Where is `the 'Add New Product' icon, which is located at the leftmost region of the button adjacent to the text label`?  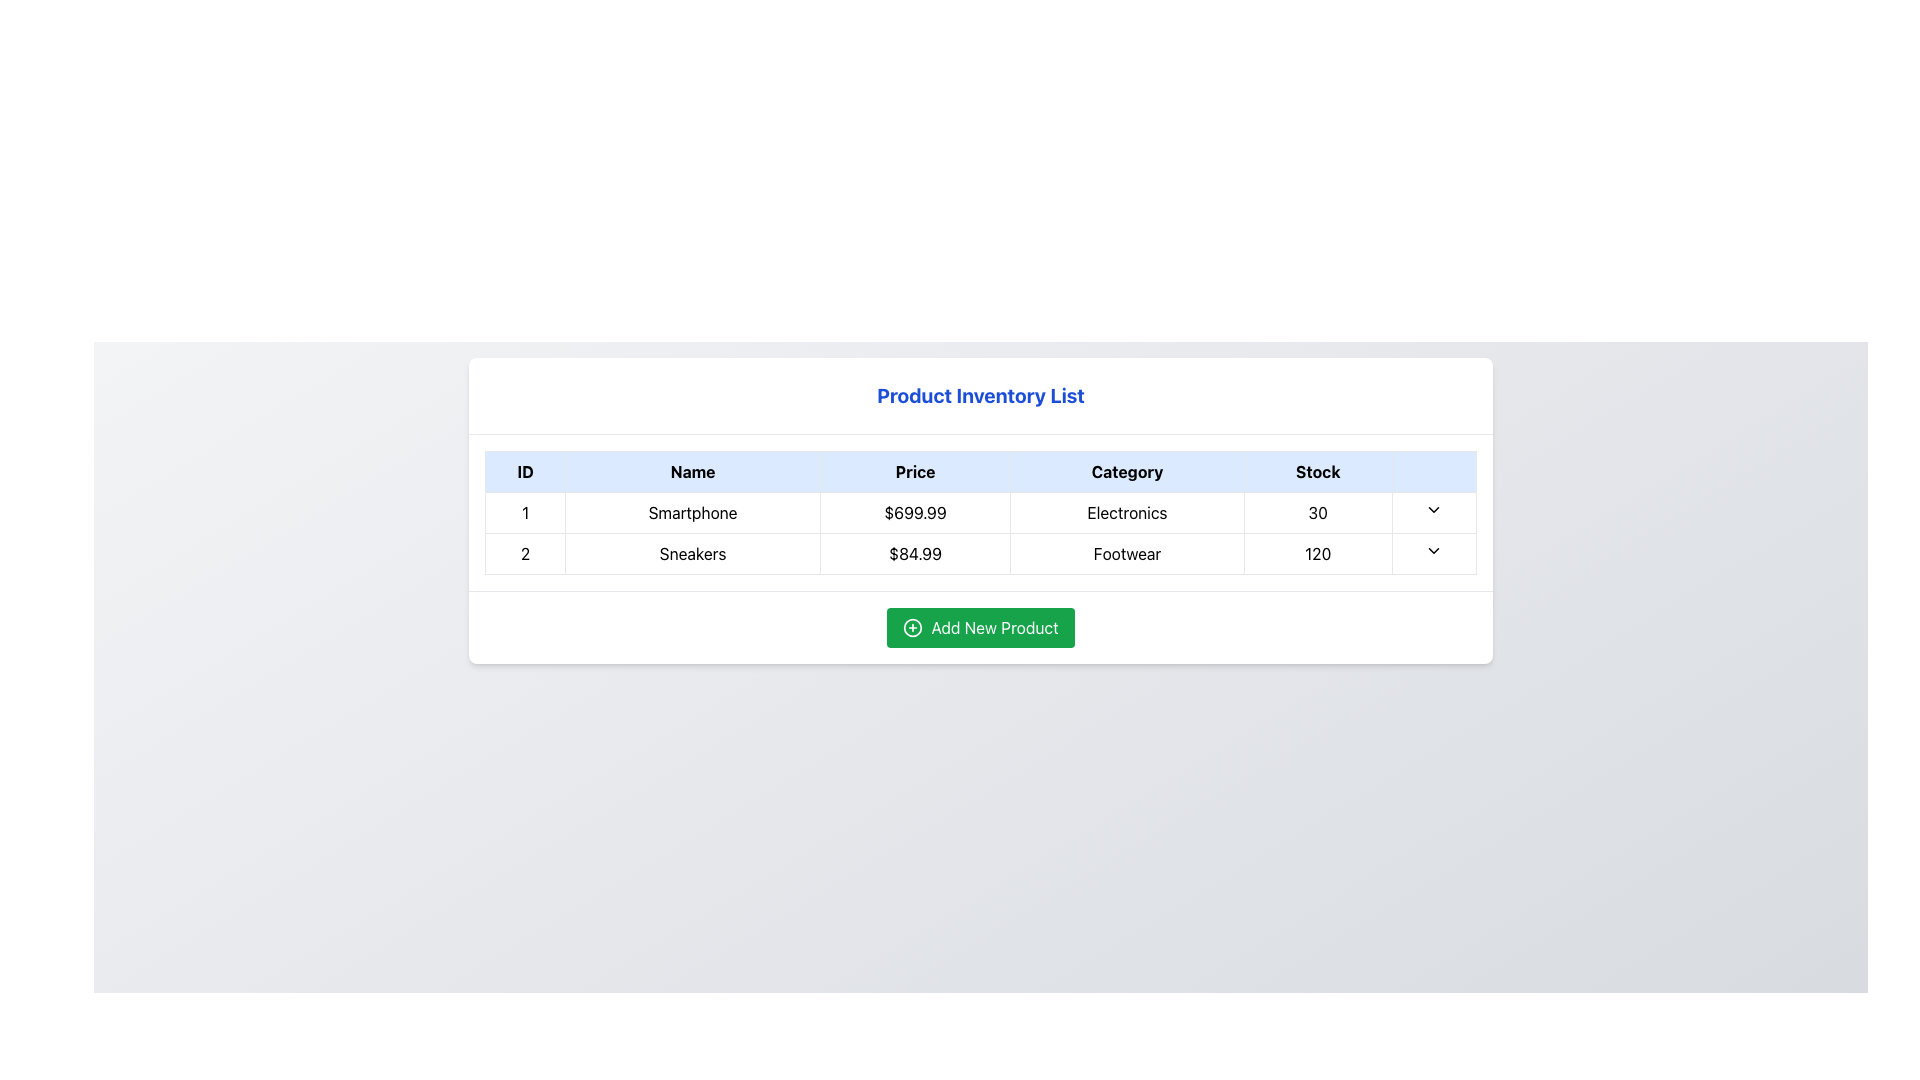
the 'Add New Product' icon, which is located at the leftmost region of the button adjacent to the text label is located at coordinates (912, 627).